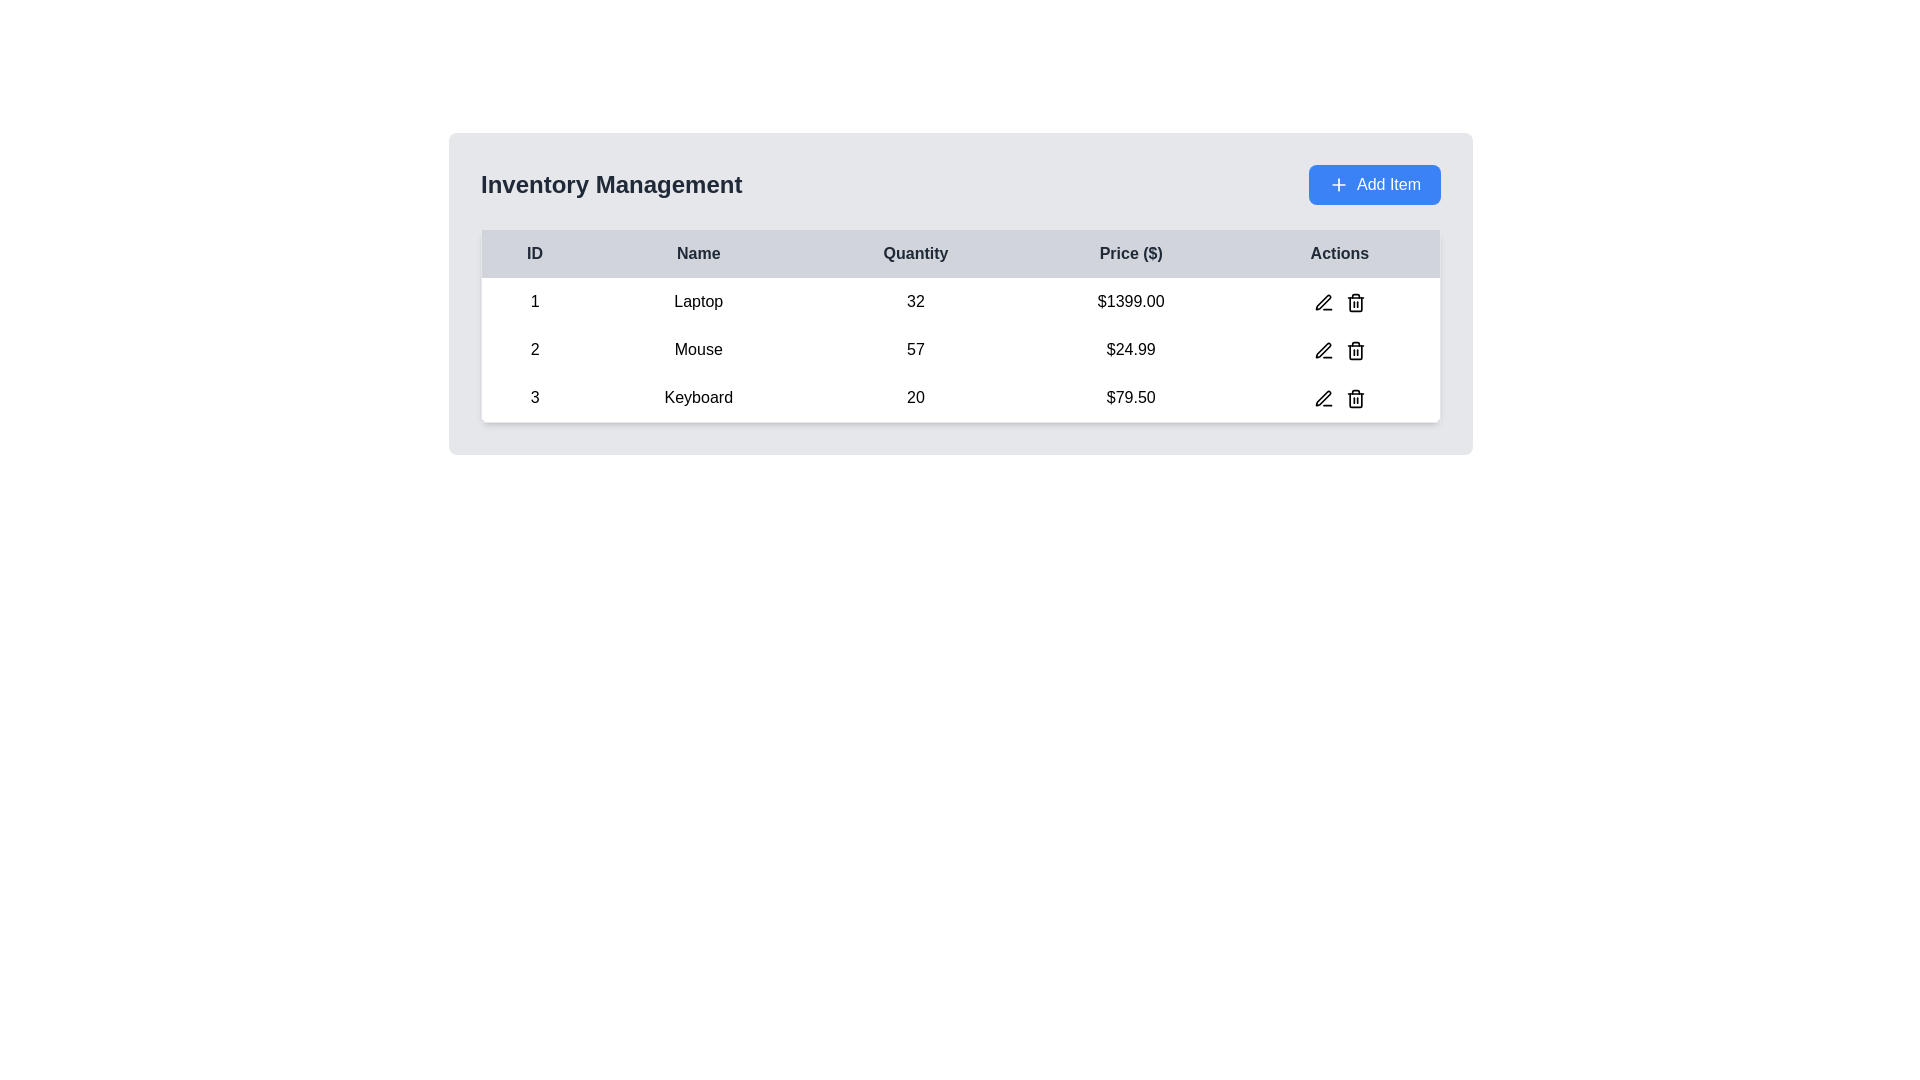  What do you see at coordinates (1355, 349) in the screenshot?
I see `the trash can icon button located in the 'Actions' column of the second row of the data table` at bounding box center [1355, 349].